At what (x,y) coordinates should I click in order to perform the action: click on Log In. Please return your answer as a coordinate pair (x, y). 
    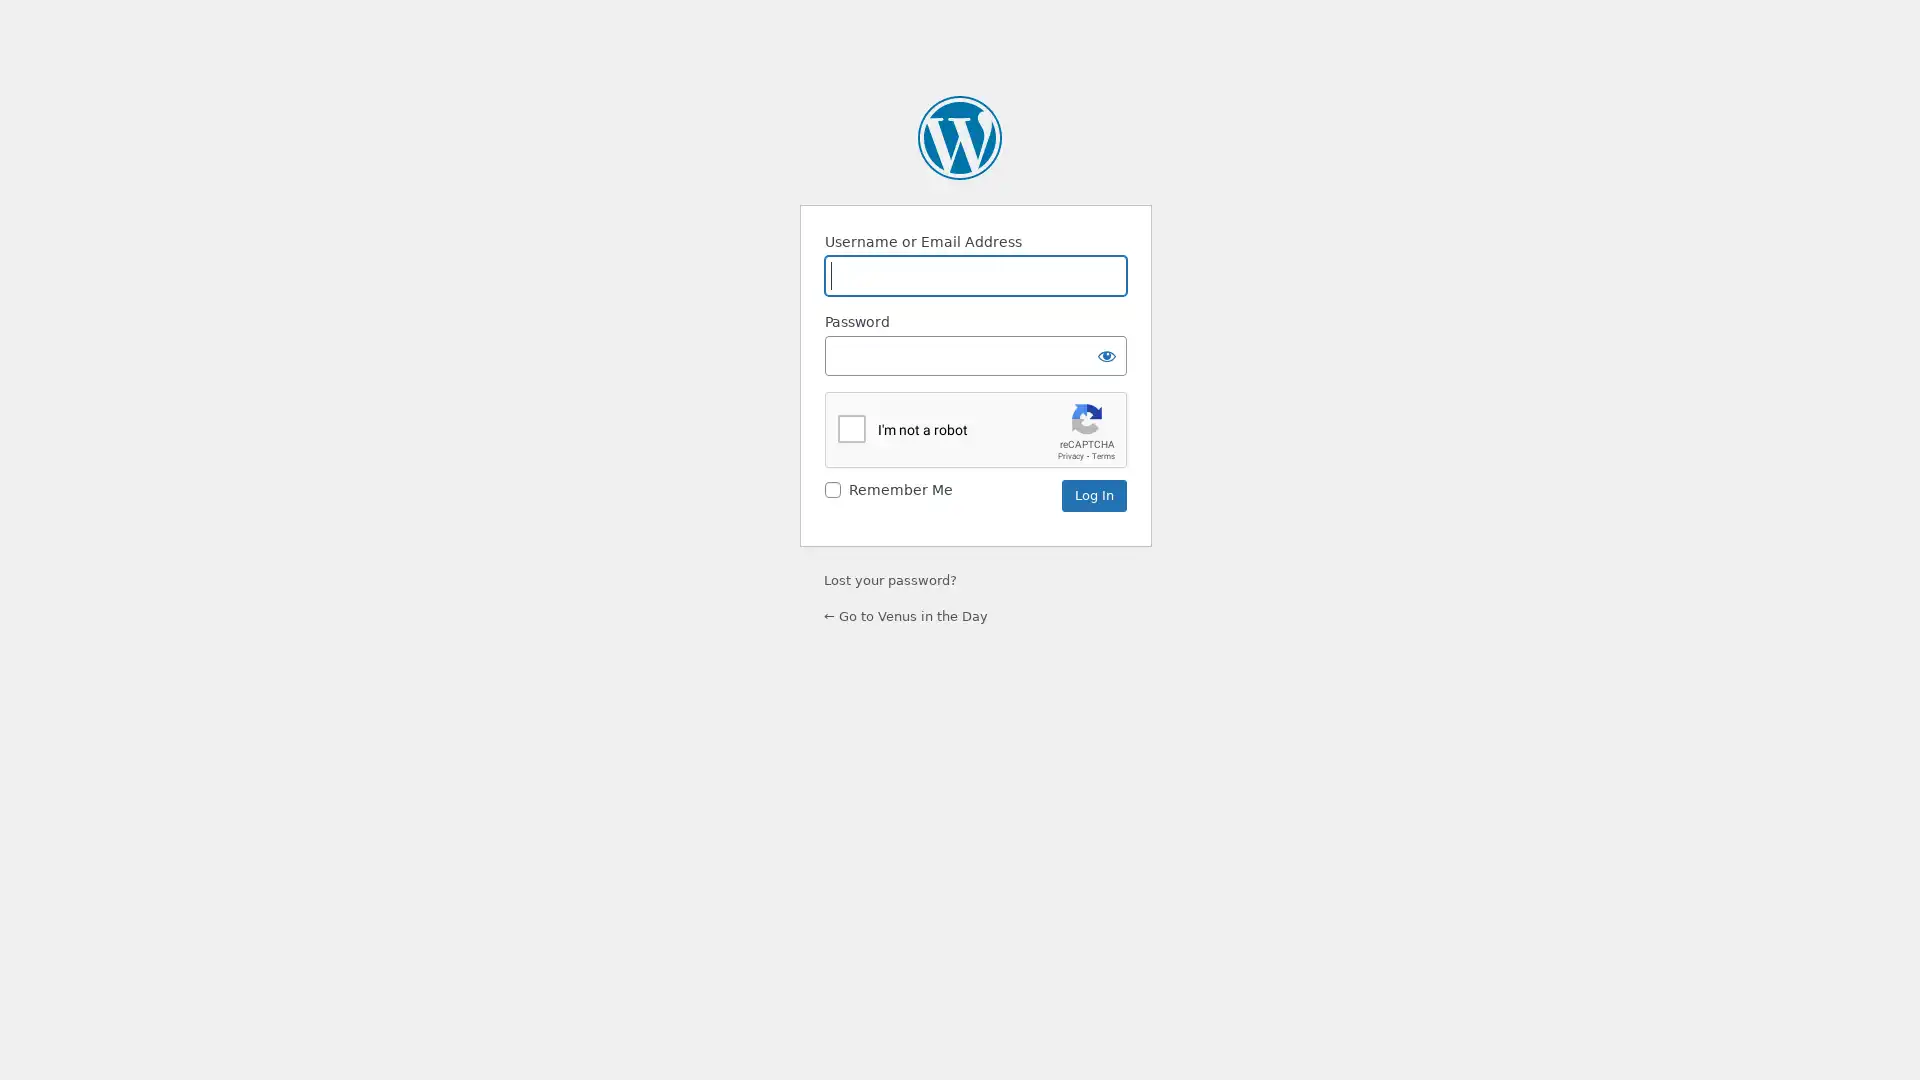
    Looking at the image, I should click on (1093, 495).